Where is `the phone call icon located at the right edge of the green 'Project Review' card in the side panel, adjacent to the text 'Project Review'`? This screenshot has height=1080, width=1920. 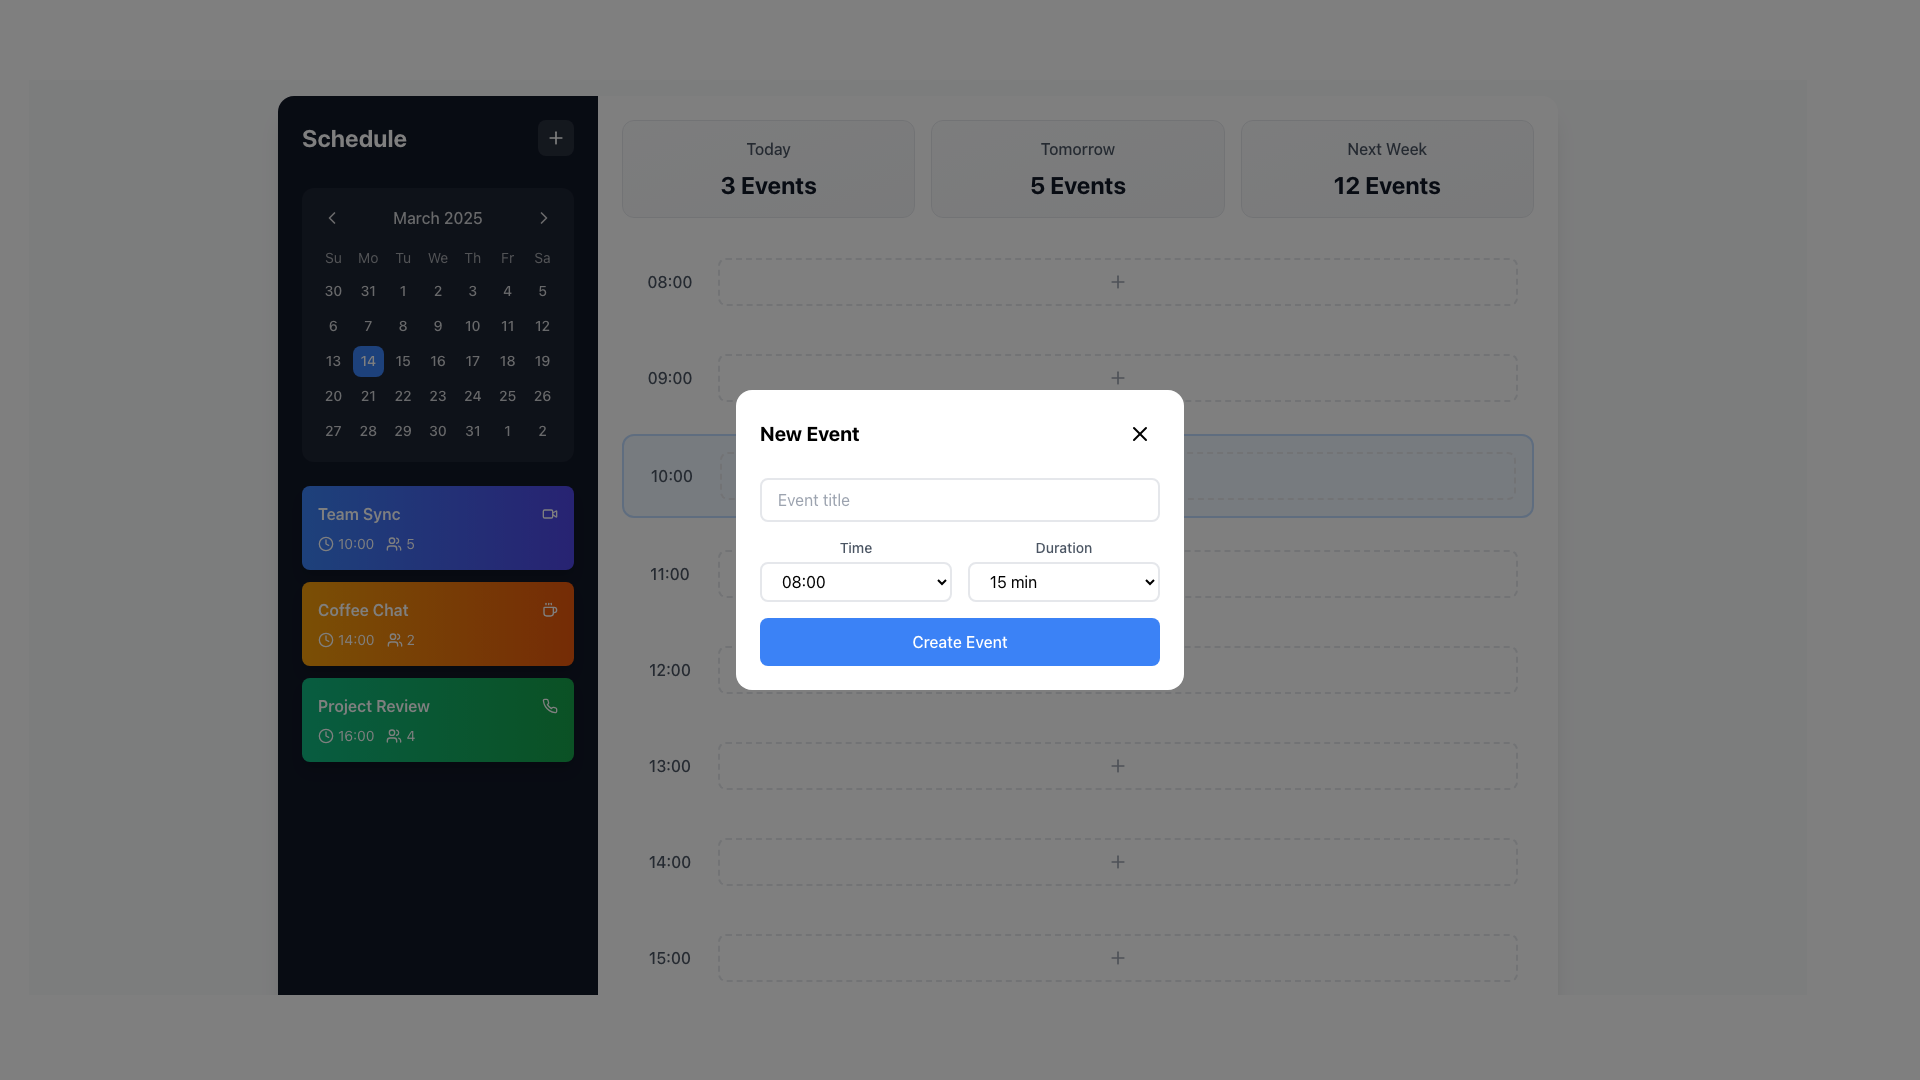 the phone call icon located at the right edge of the green 'Project Review' card in the side panel, adjacent to the text 'Project Review' is located at coordinates (550, 704).